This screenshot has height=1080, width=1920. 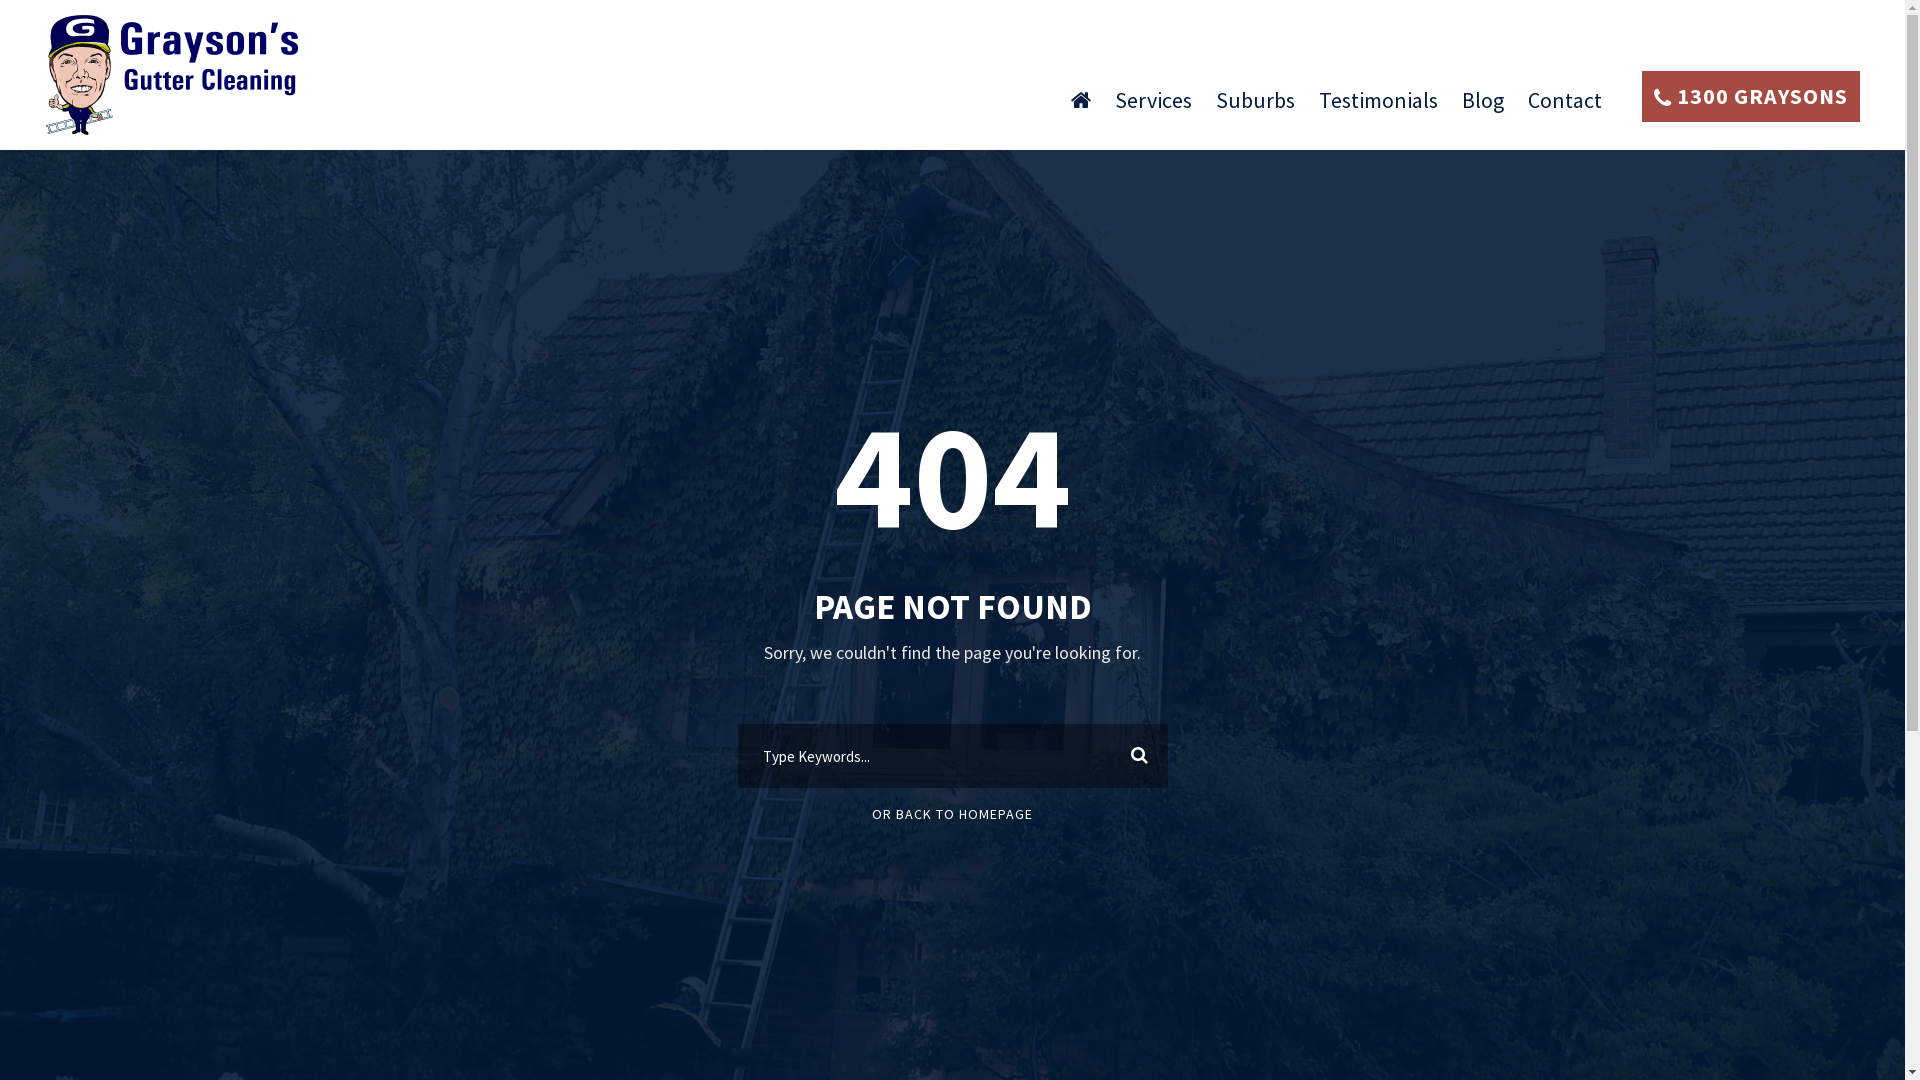 I want to click on 'Home', so click(x=1079, y=108).